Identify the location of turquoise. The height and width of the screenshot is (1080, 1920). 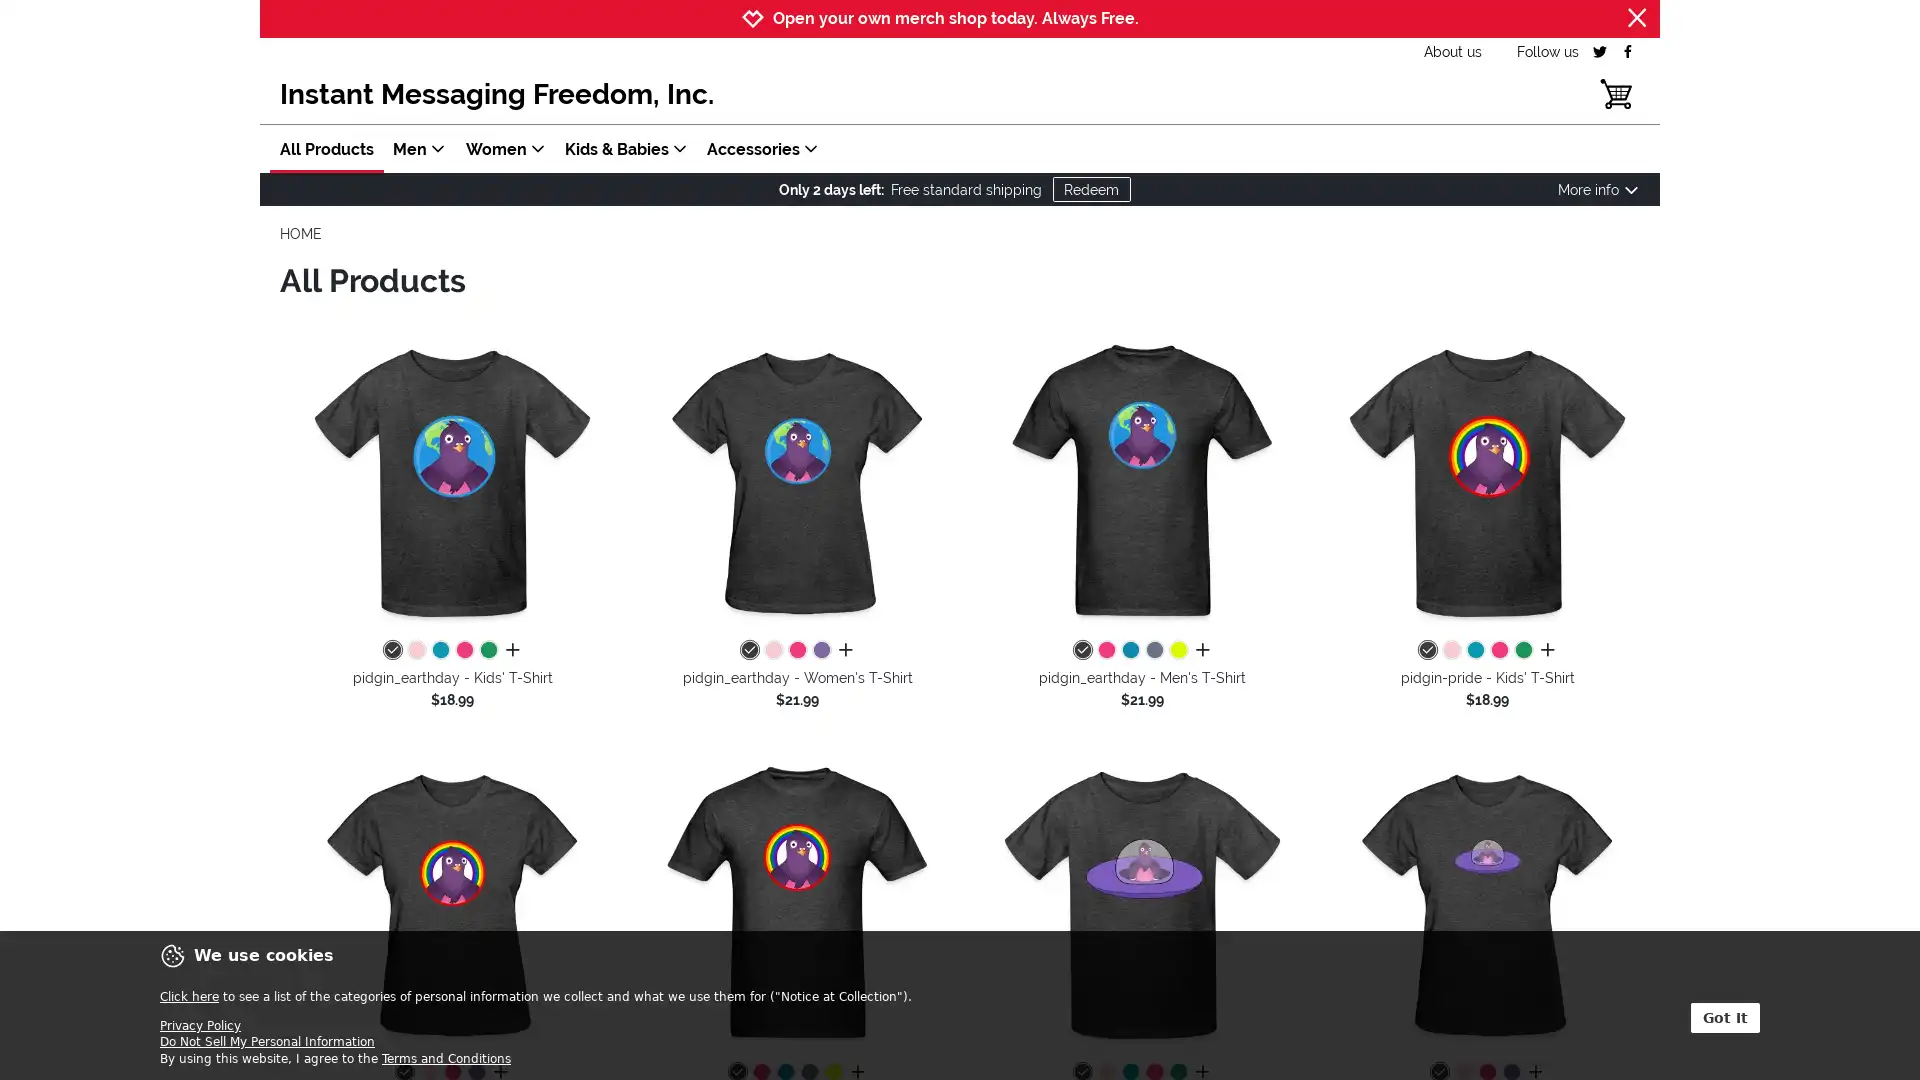
(1474, 651).